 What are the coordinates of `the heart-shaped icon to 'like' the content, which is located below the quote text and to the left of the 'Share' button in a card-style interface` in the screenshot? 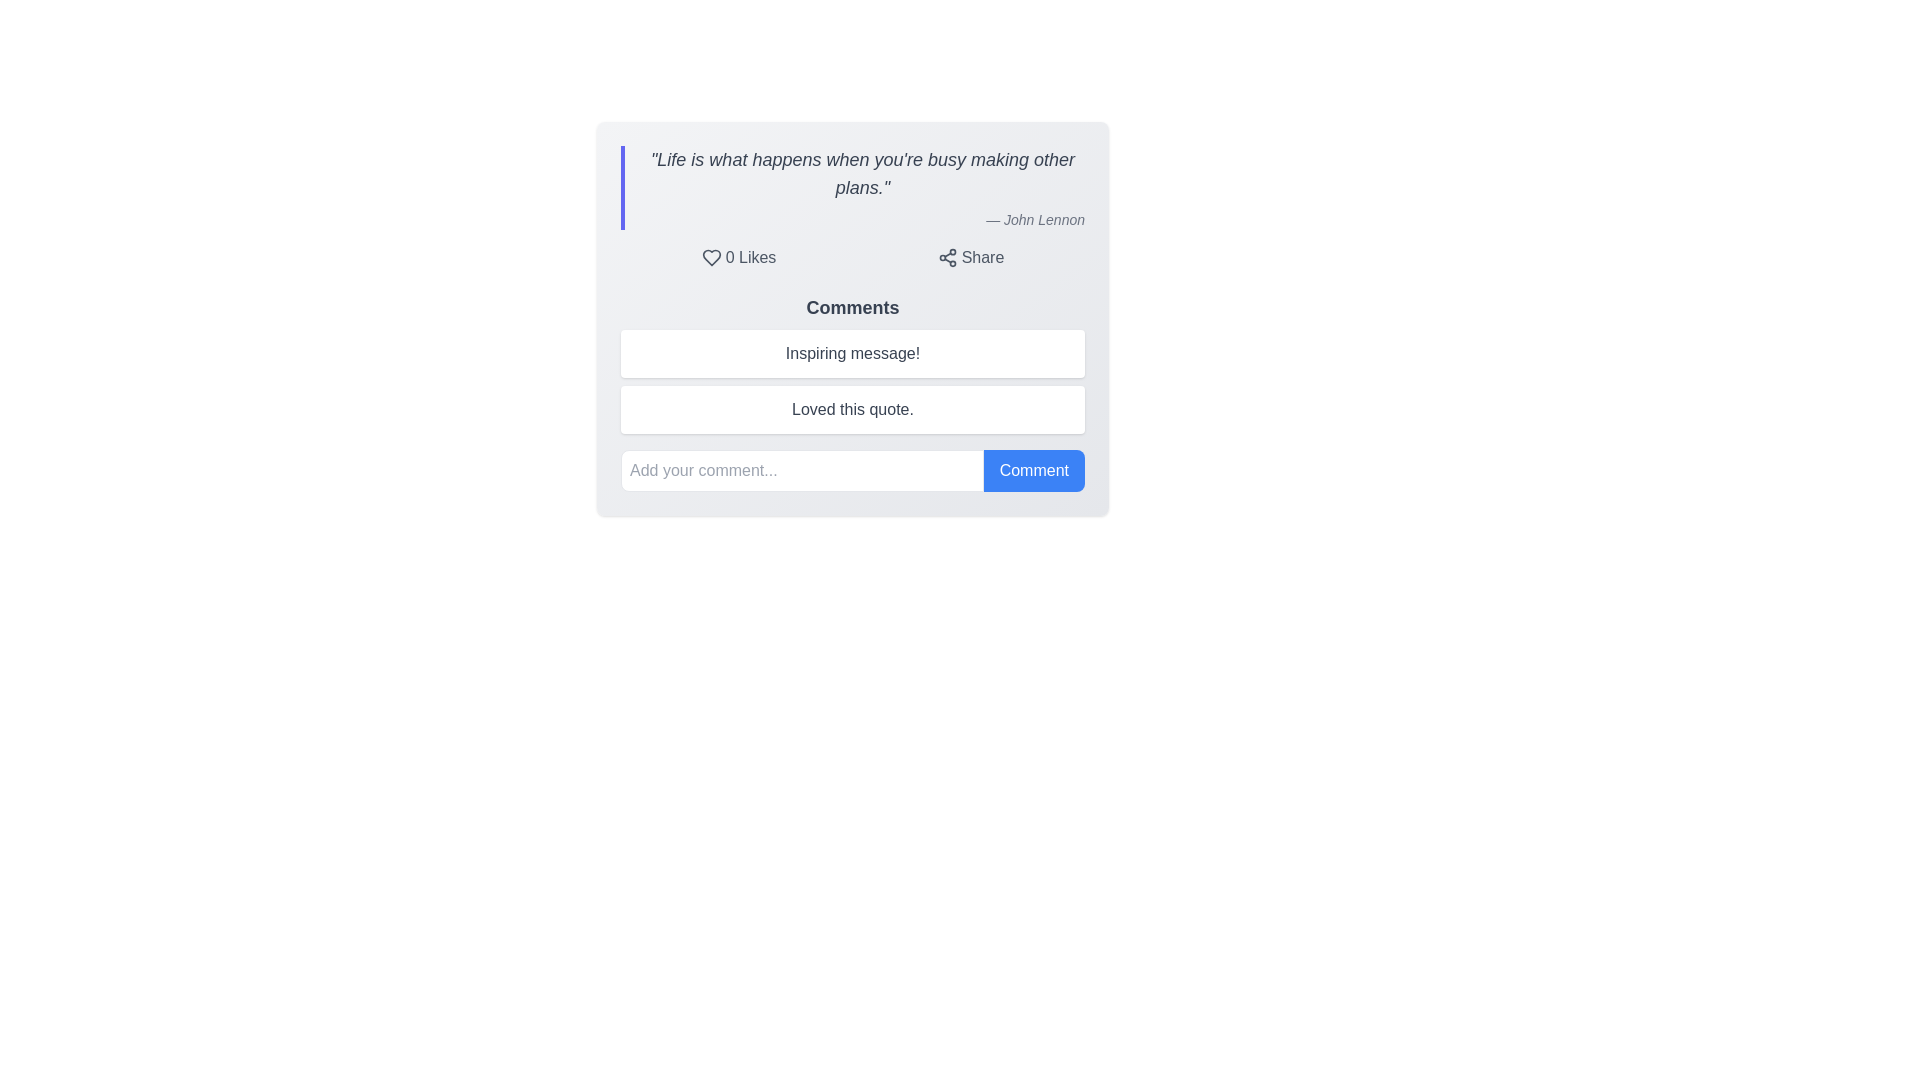 It's located at (711, 257).